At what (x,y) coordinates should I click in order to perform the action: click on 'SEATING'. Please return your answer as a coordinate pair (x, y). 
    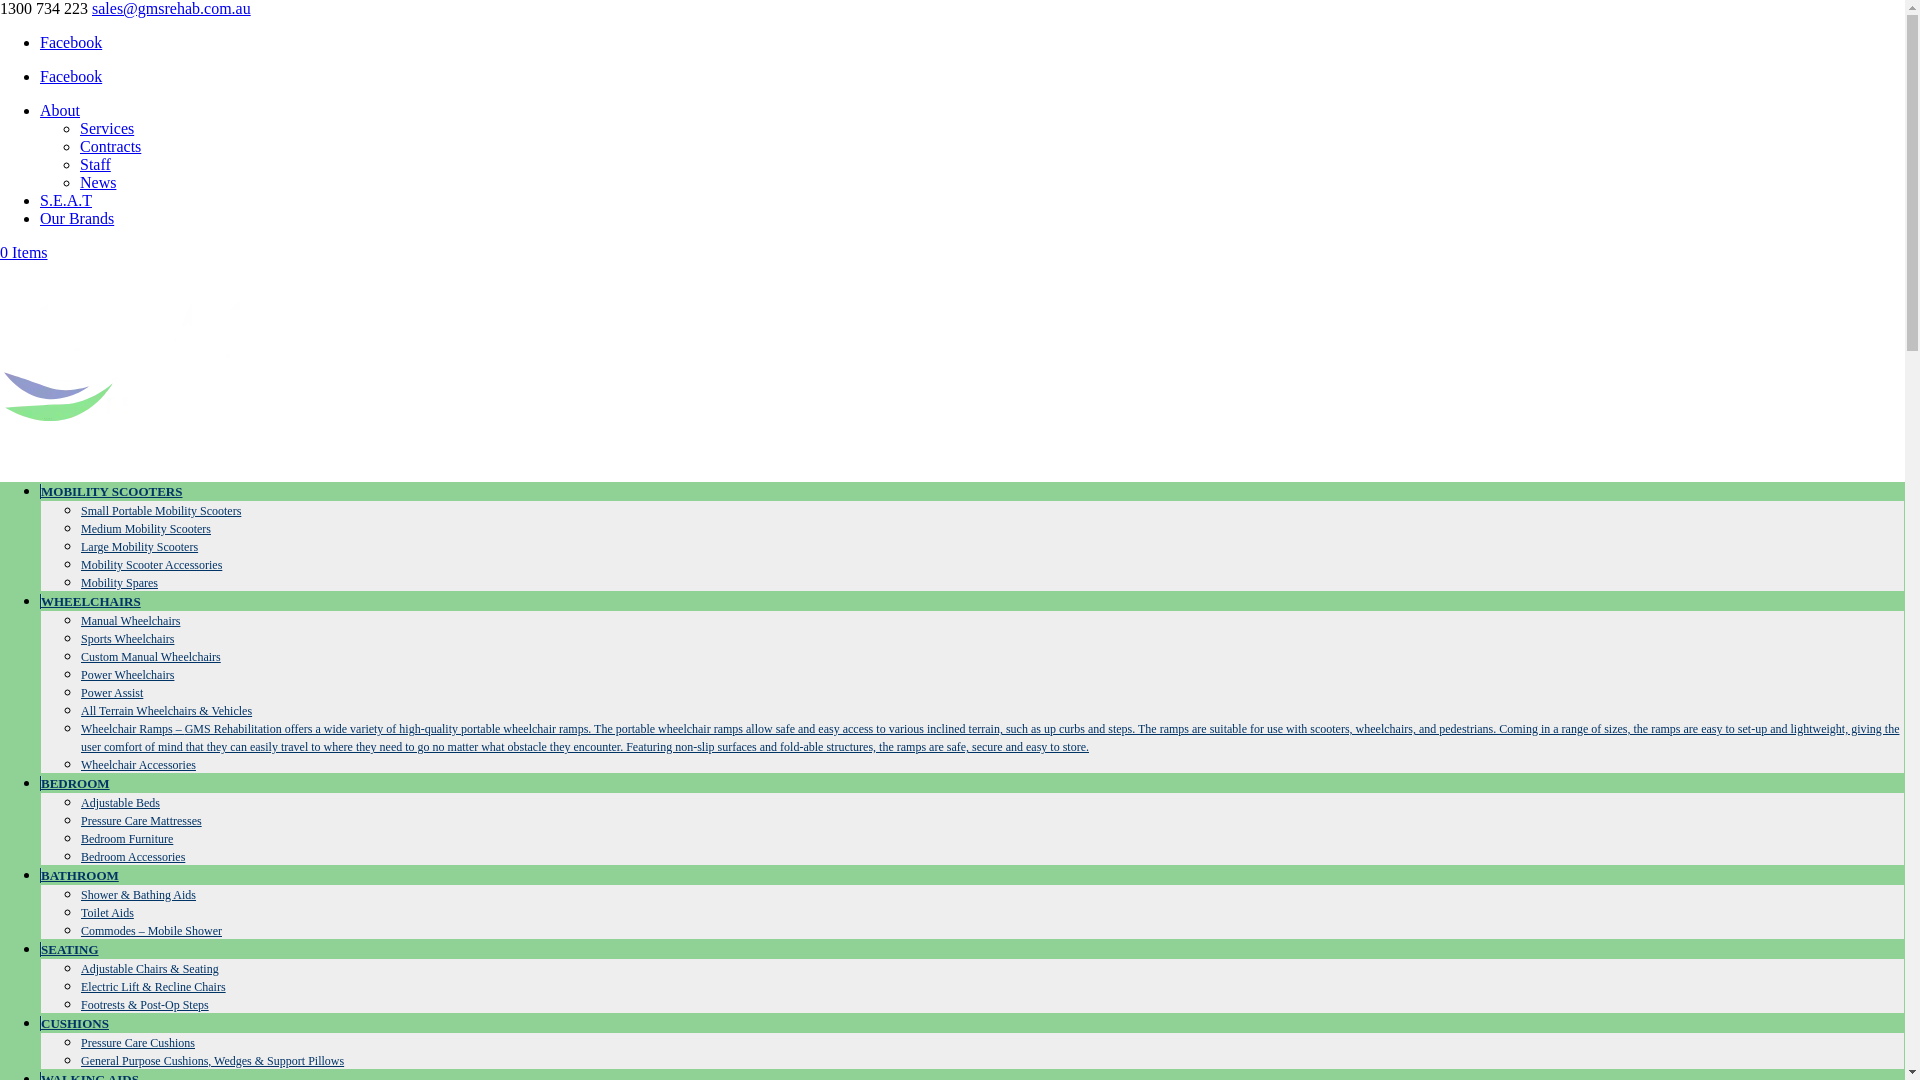
    Looking at the image, I should click on (69, 948).